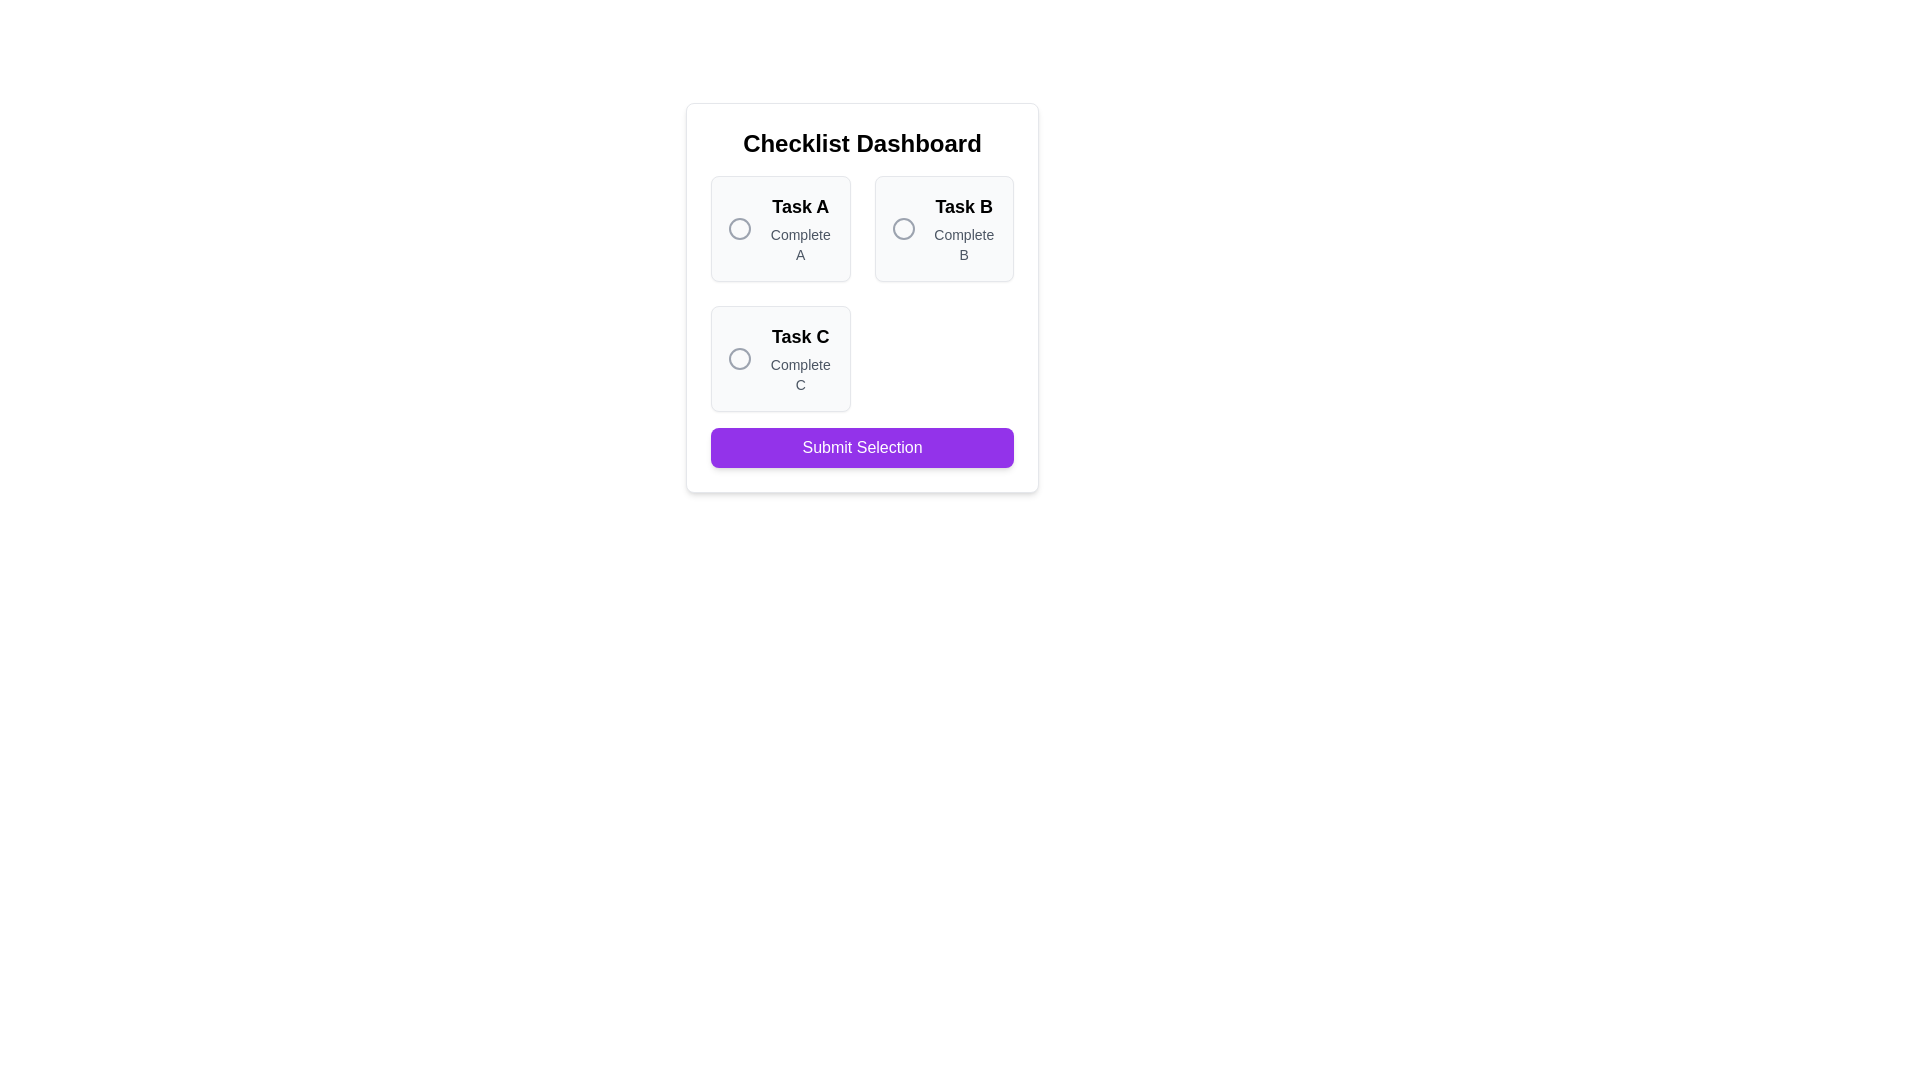  Describe the element at coordinates (738, 357) in the screenshot. I see `the third radio button in the checklist interface labeled 'Task C'` at that location.